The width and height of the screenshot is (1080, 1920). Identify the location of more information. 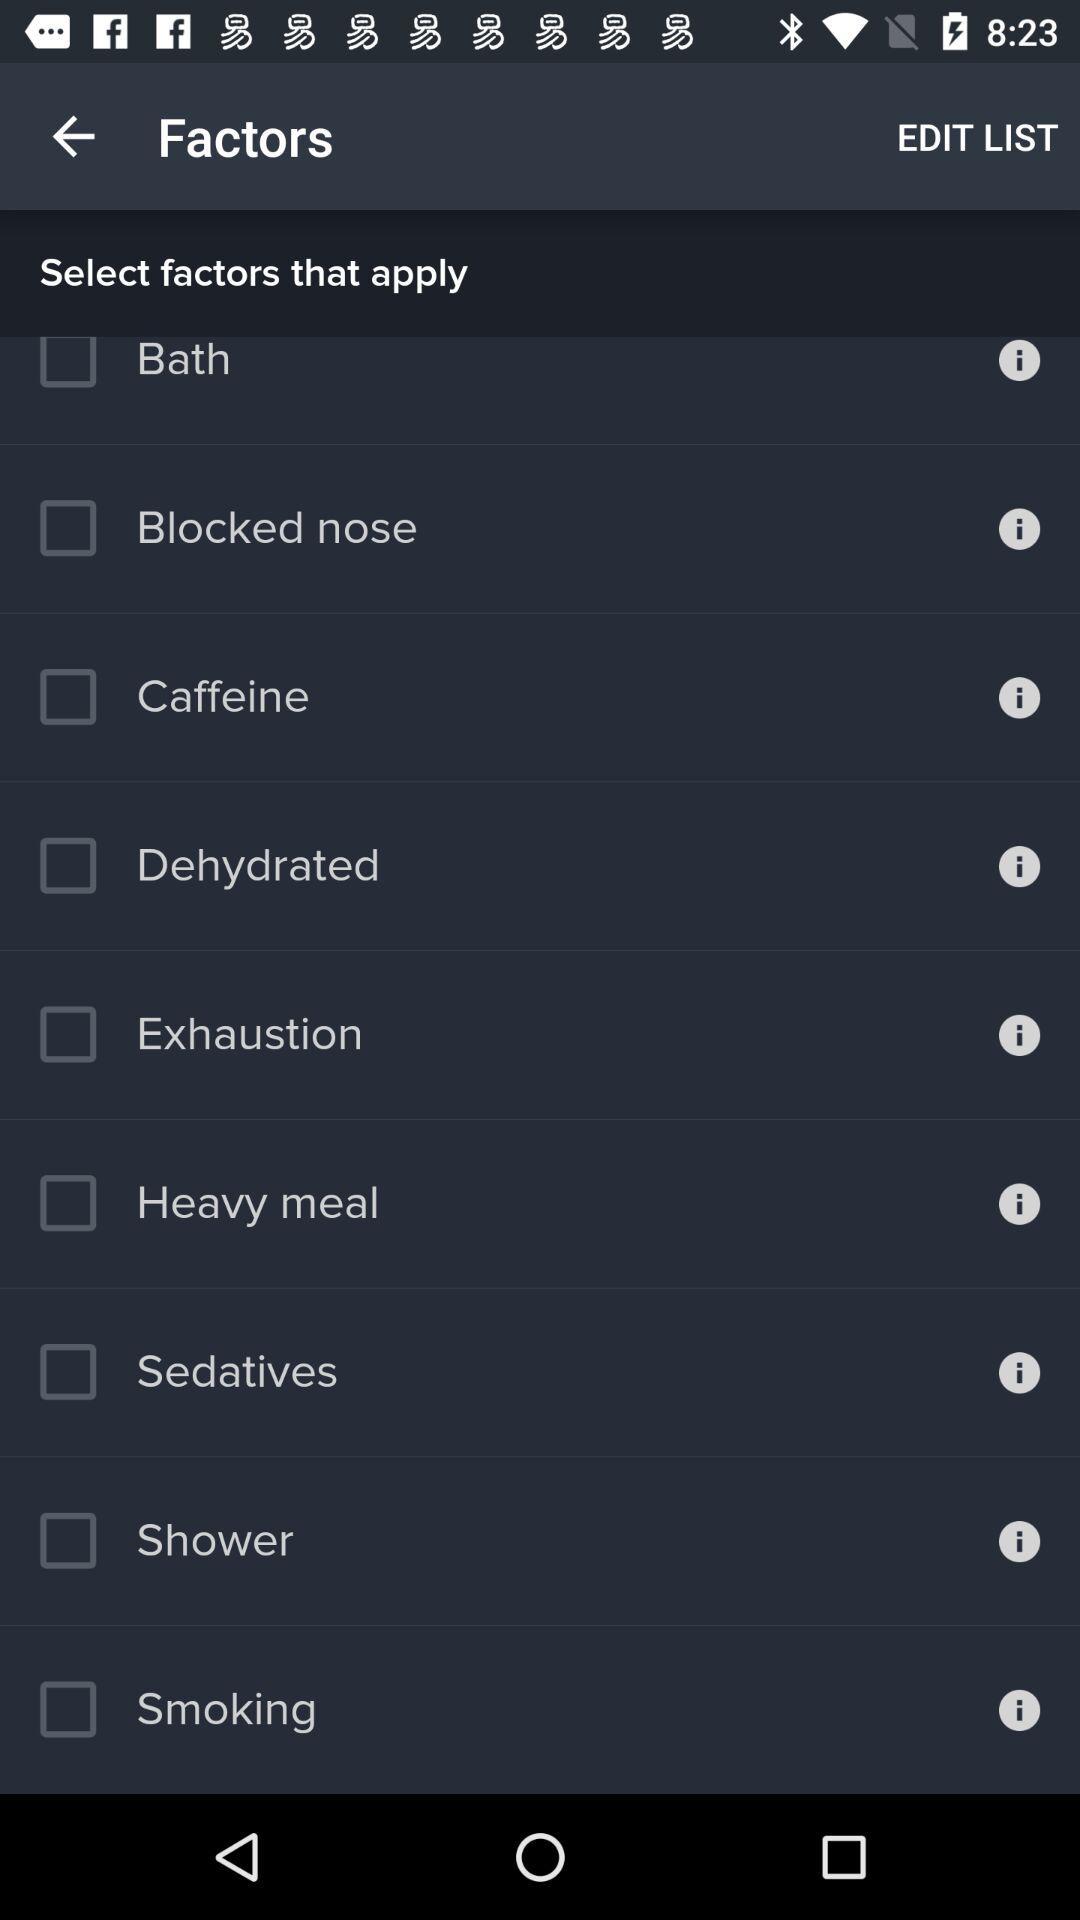
(1019, 1708).